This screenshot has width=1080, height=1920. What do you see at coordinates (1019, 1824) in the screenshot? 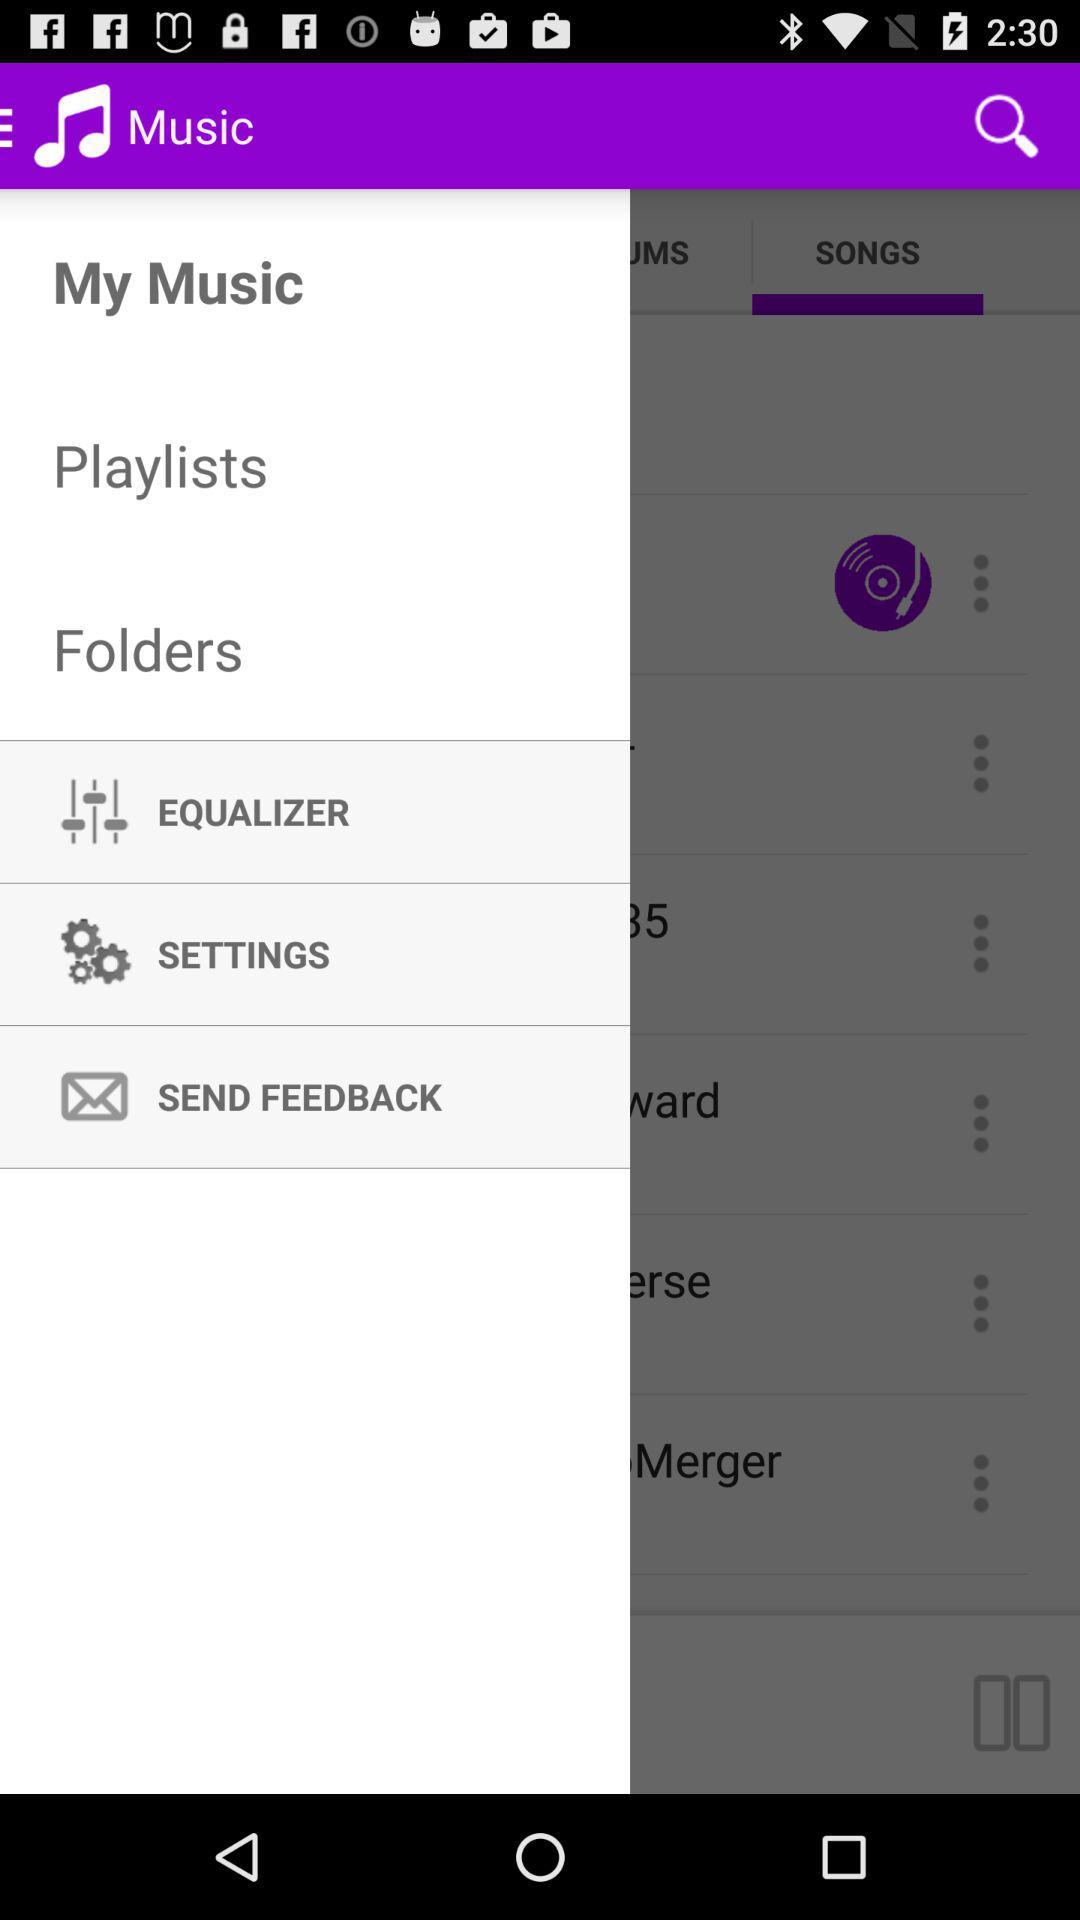
I see `the pause icon` at bounding box center [1019, 1824].